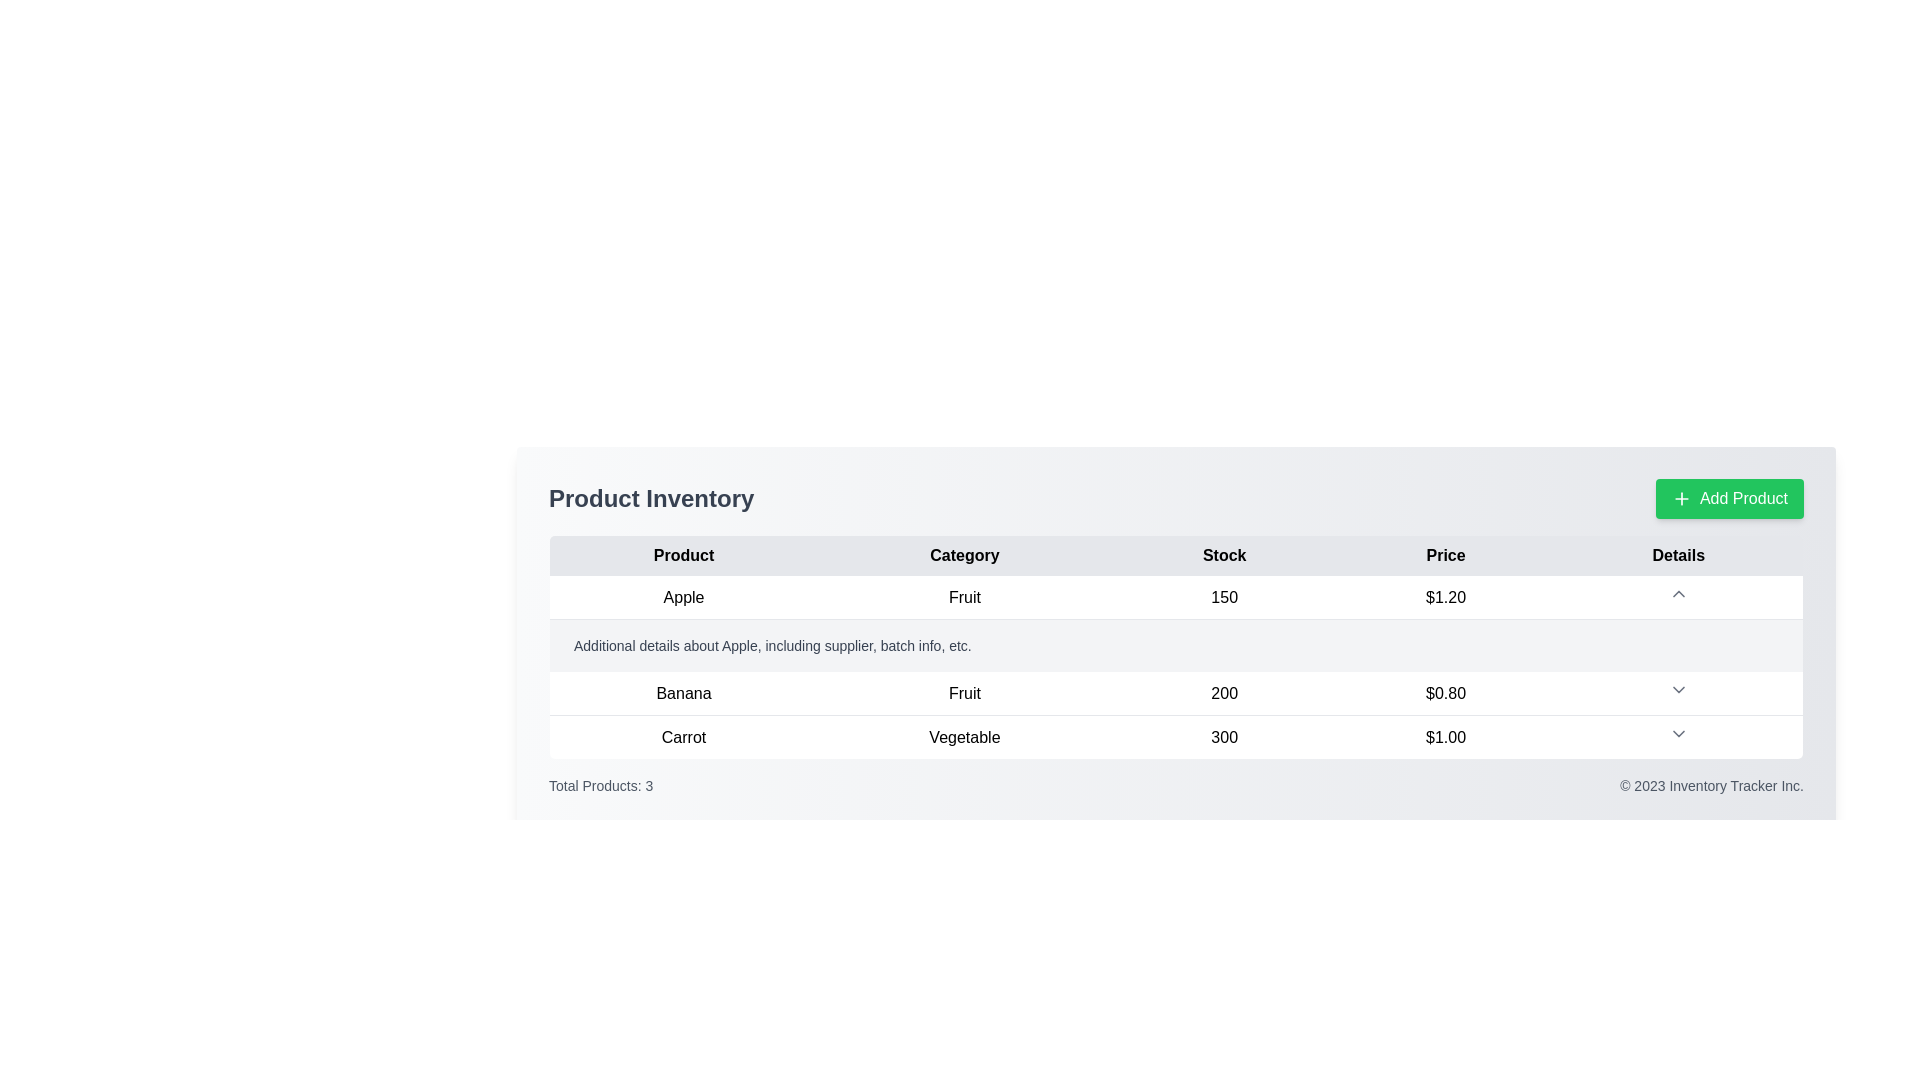 This screenshot has width=1920, height=1080. Describe the element at coordinates (1679, 596) in the screenshot. I see `the clickable icon located in the last column labeled 'Details' of the row corresponding to the 'Apple' product in the table` at that location.